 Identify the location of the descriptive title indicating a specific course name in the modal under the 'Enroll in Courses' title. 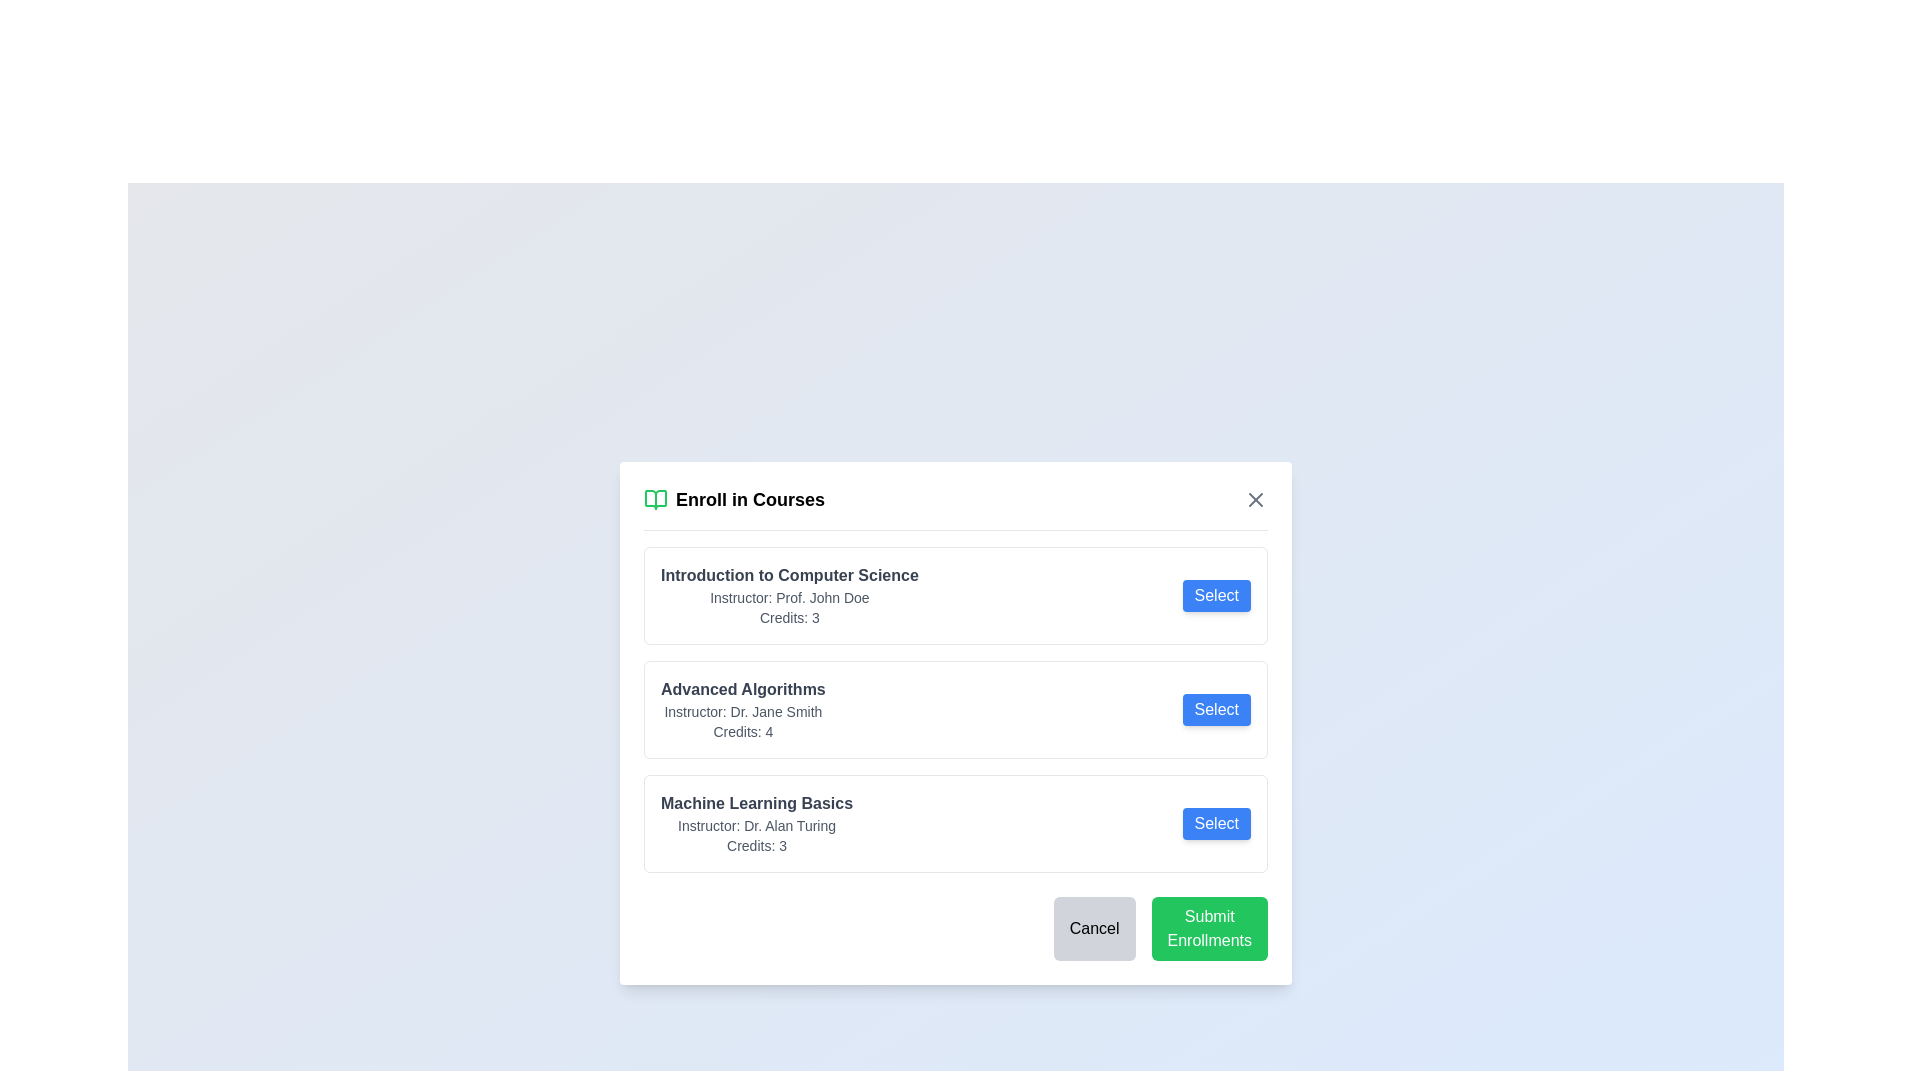
(742, 688).